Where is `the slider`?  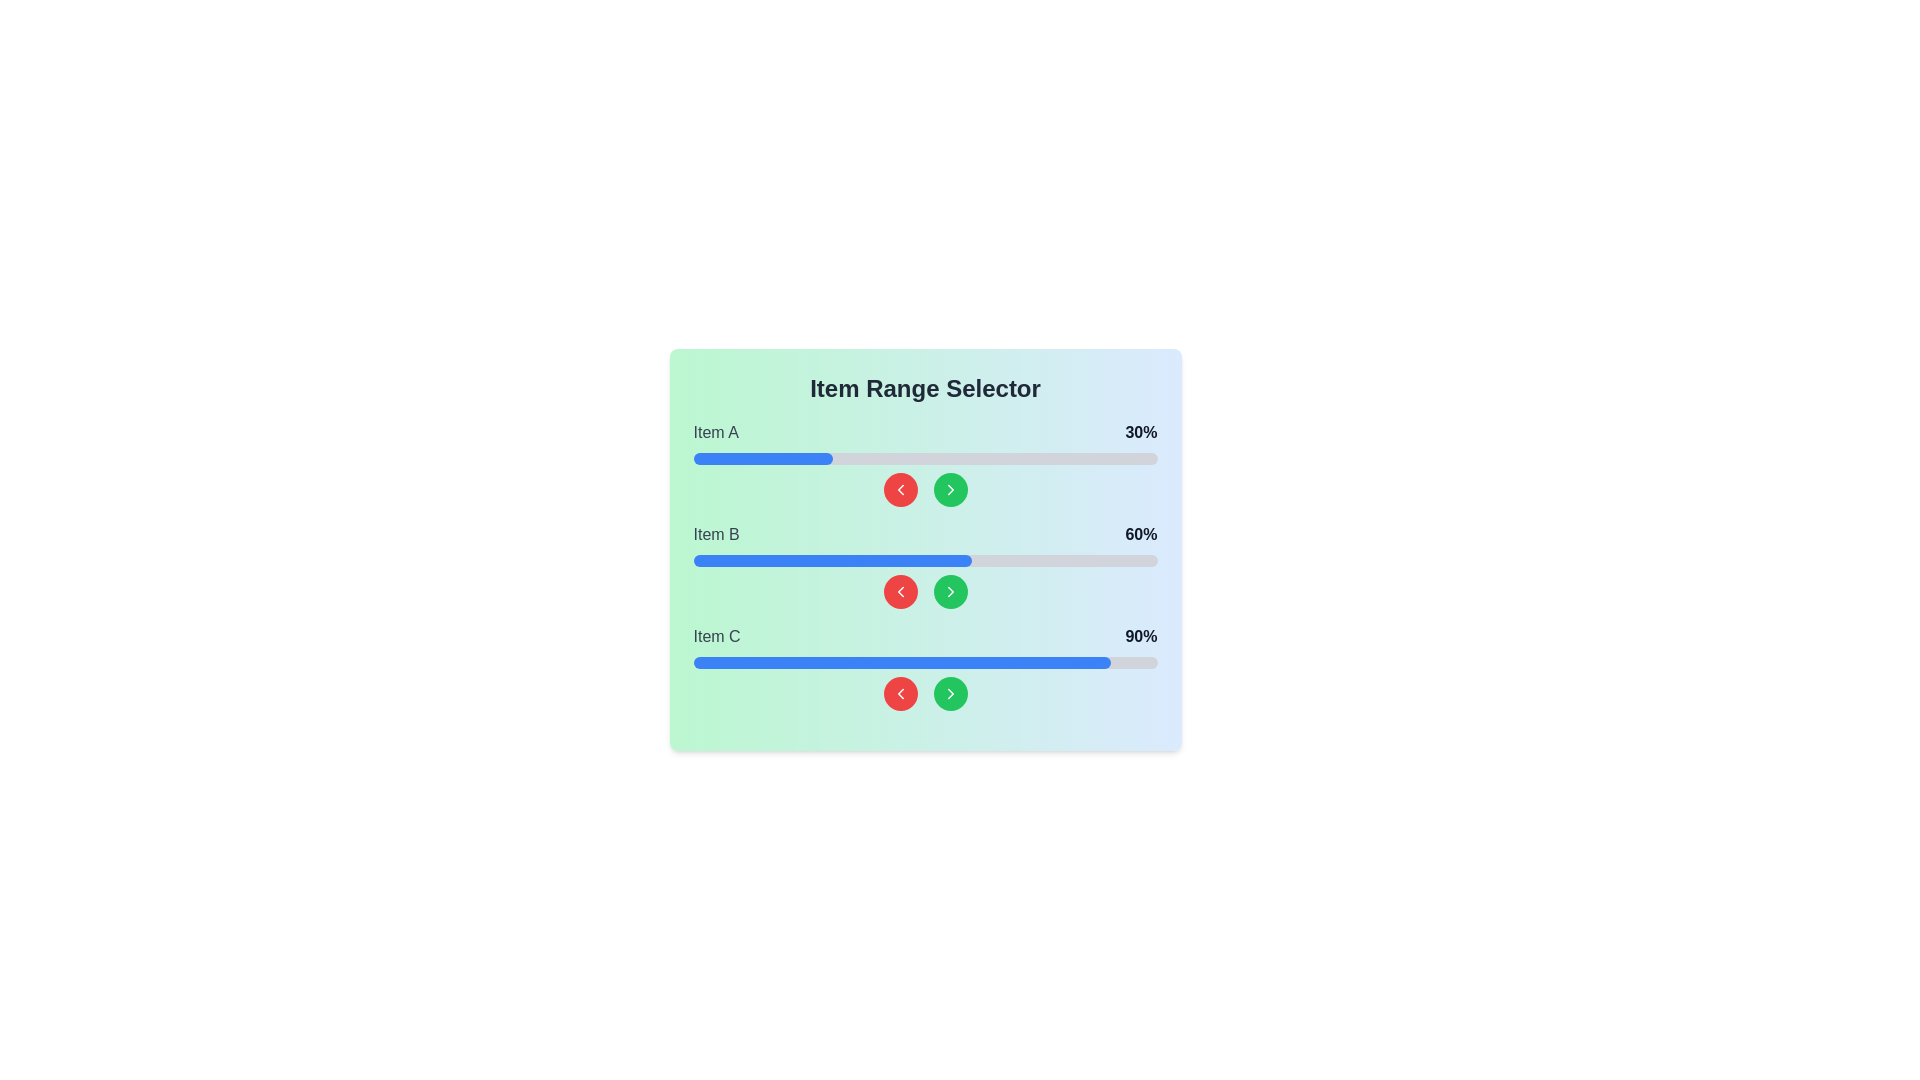 the slider is located at coordinates (1054, 560).